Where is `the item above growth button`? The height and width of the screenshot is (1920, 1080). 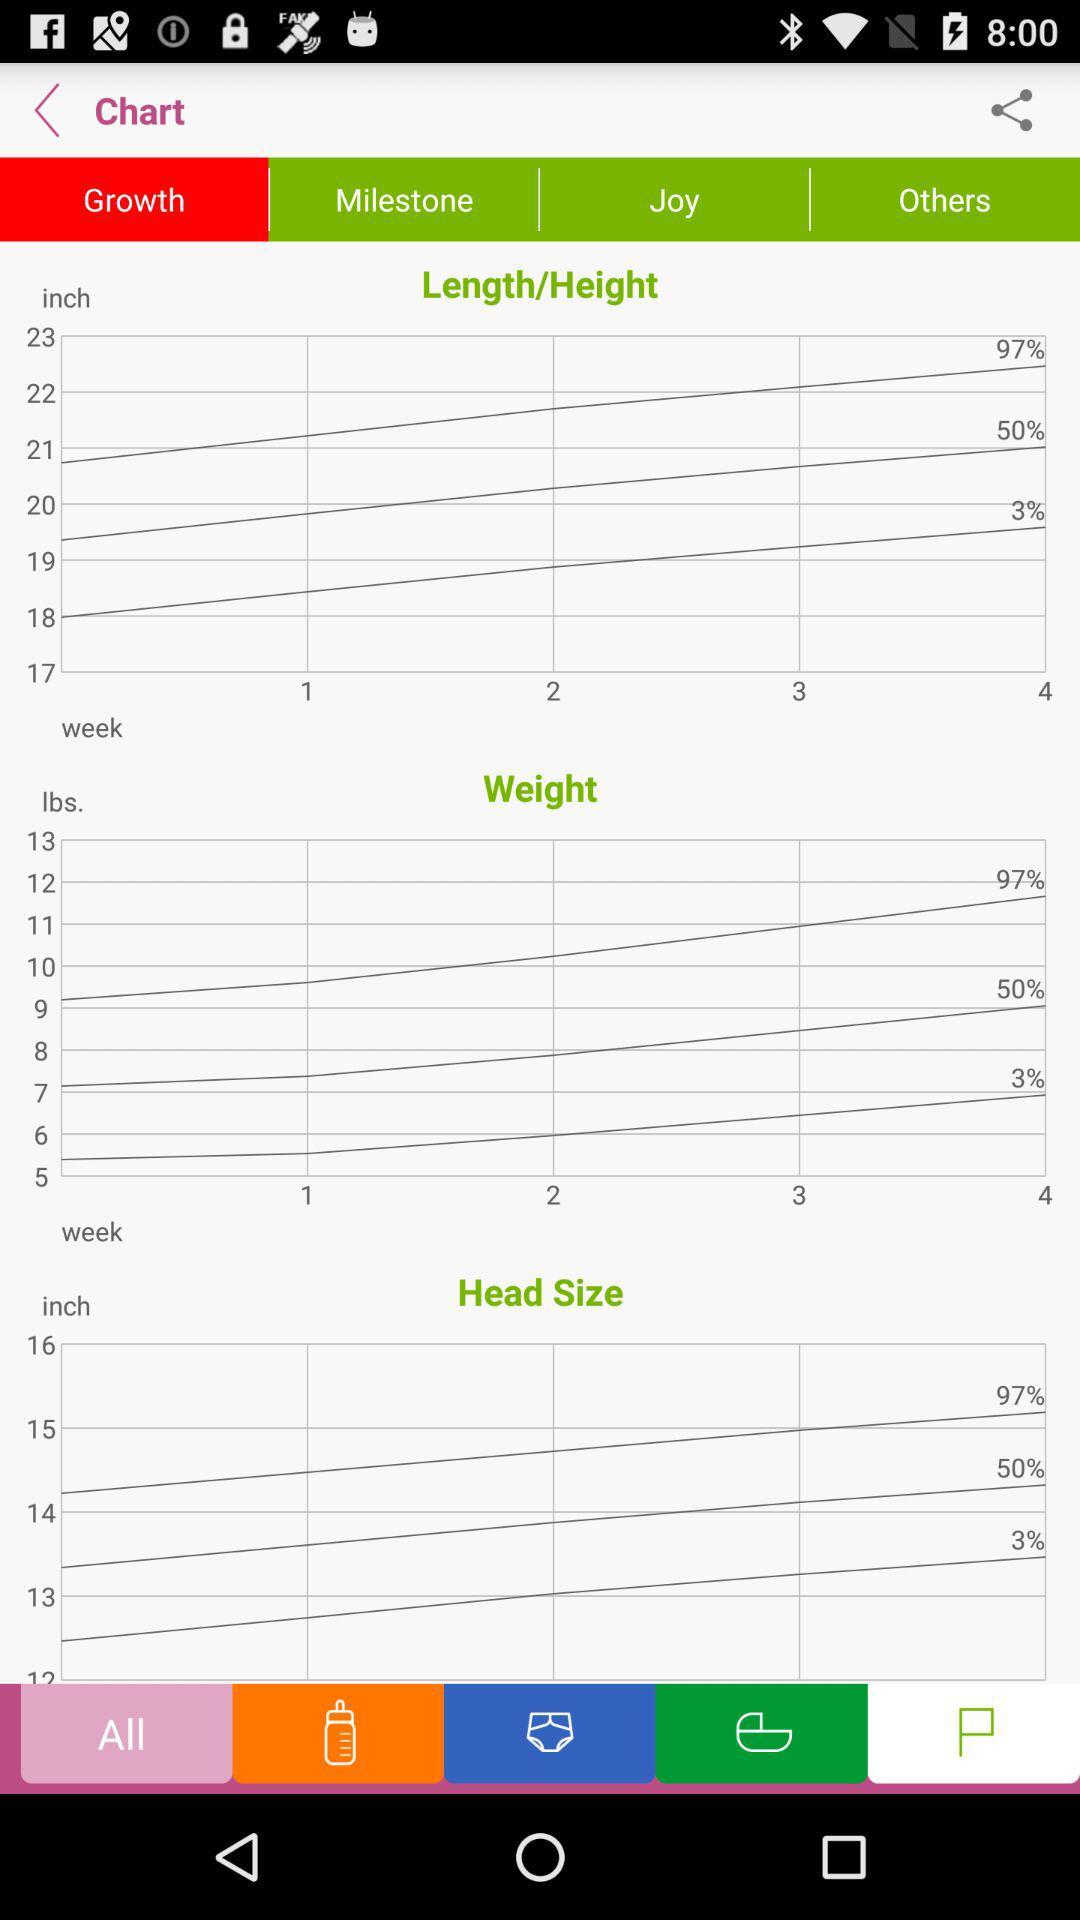 the item above growth button is located at coordinates (46, 109).